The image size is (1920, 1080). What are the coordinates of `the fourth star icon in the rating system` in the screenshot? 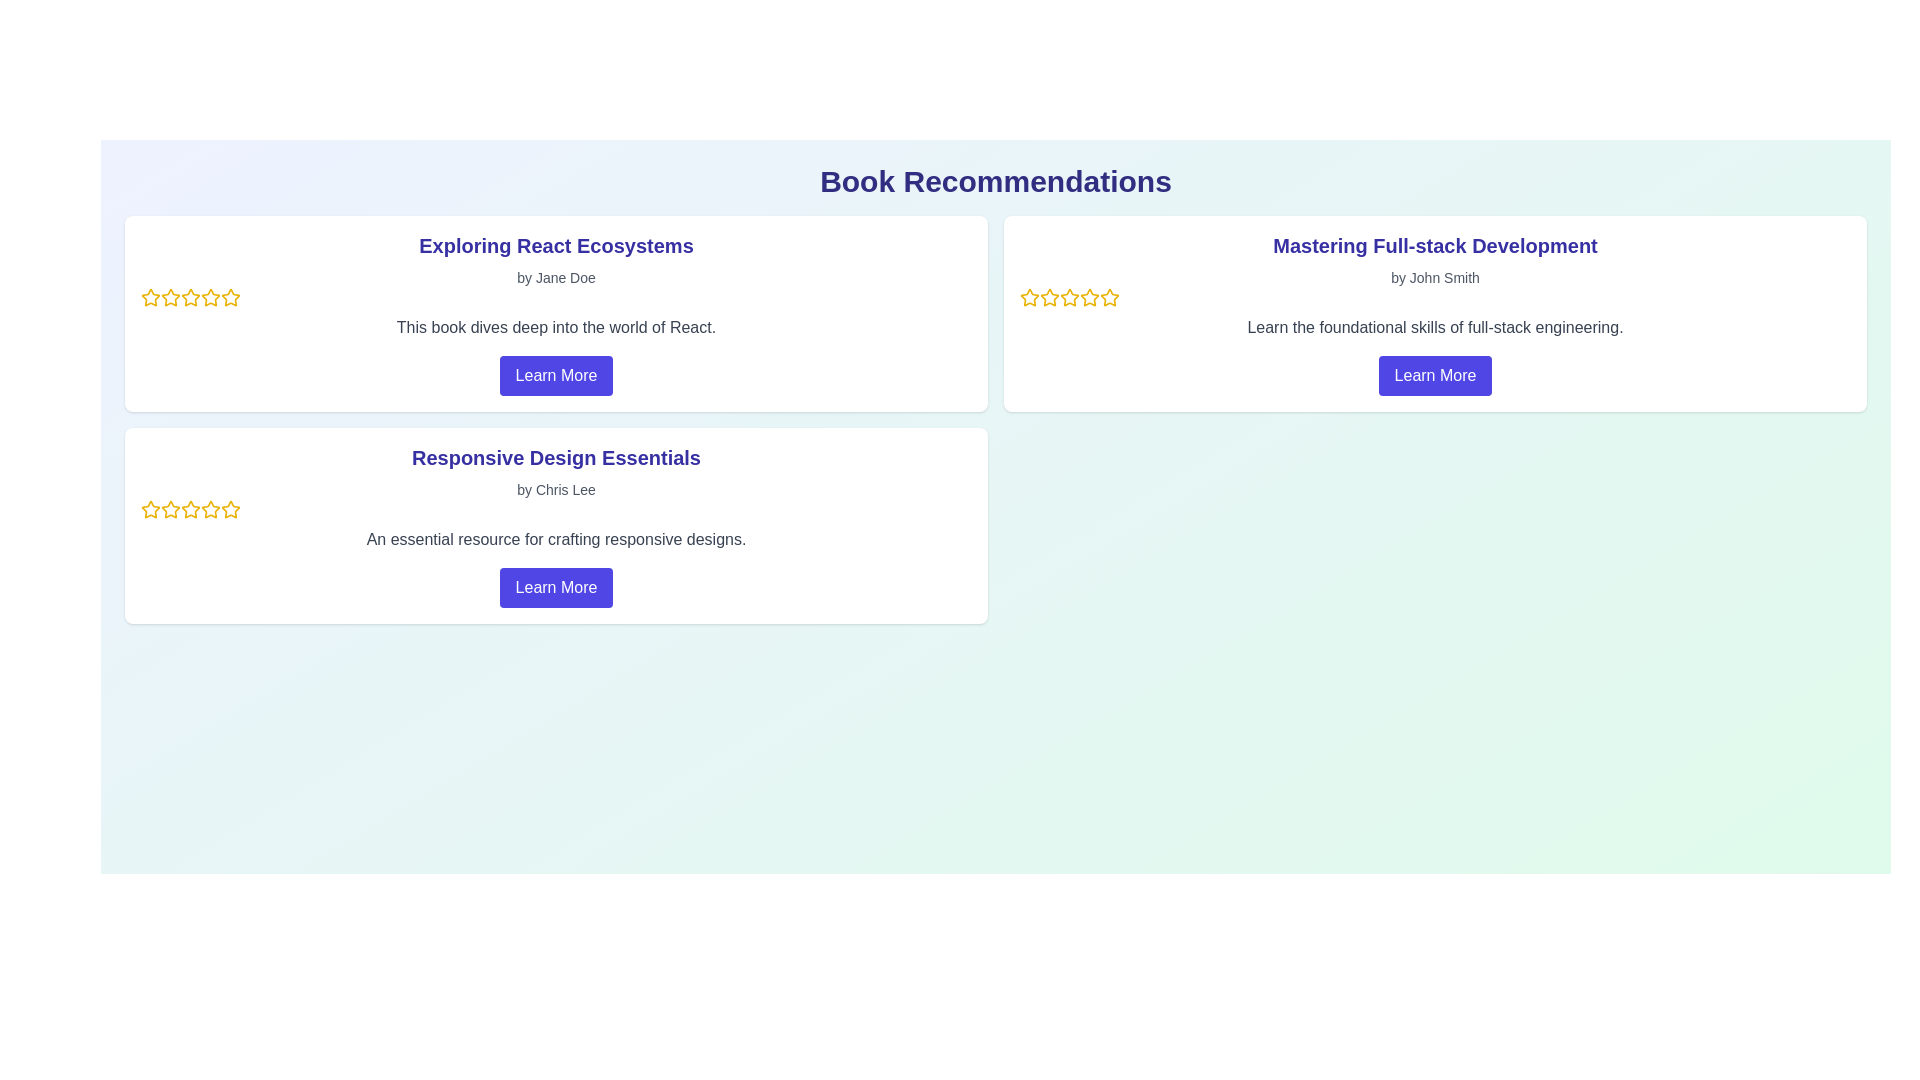 It's located at (230, 297).